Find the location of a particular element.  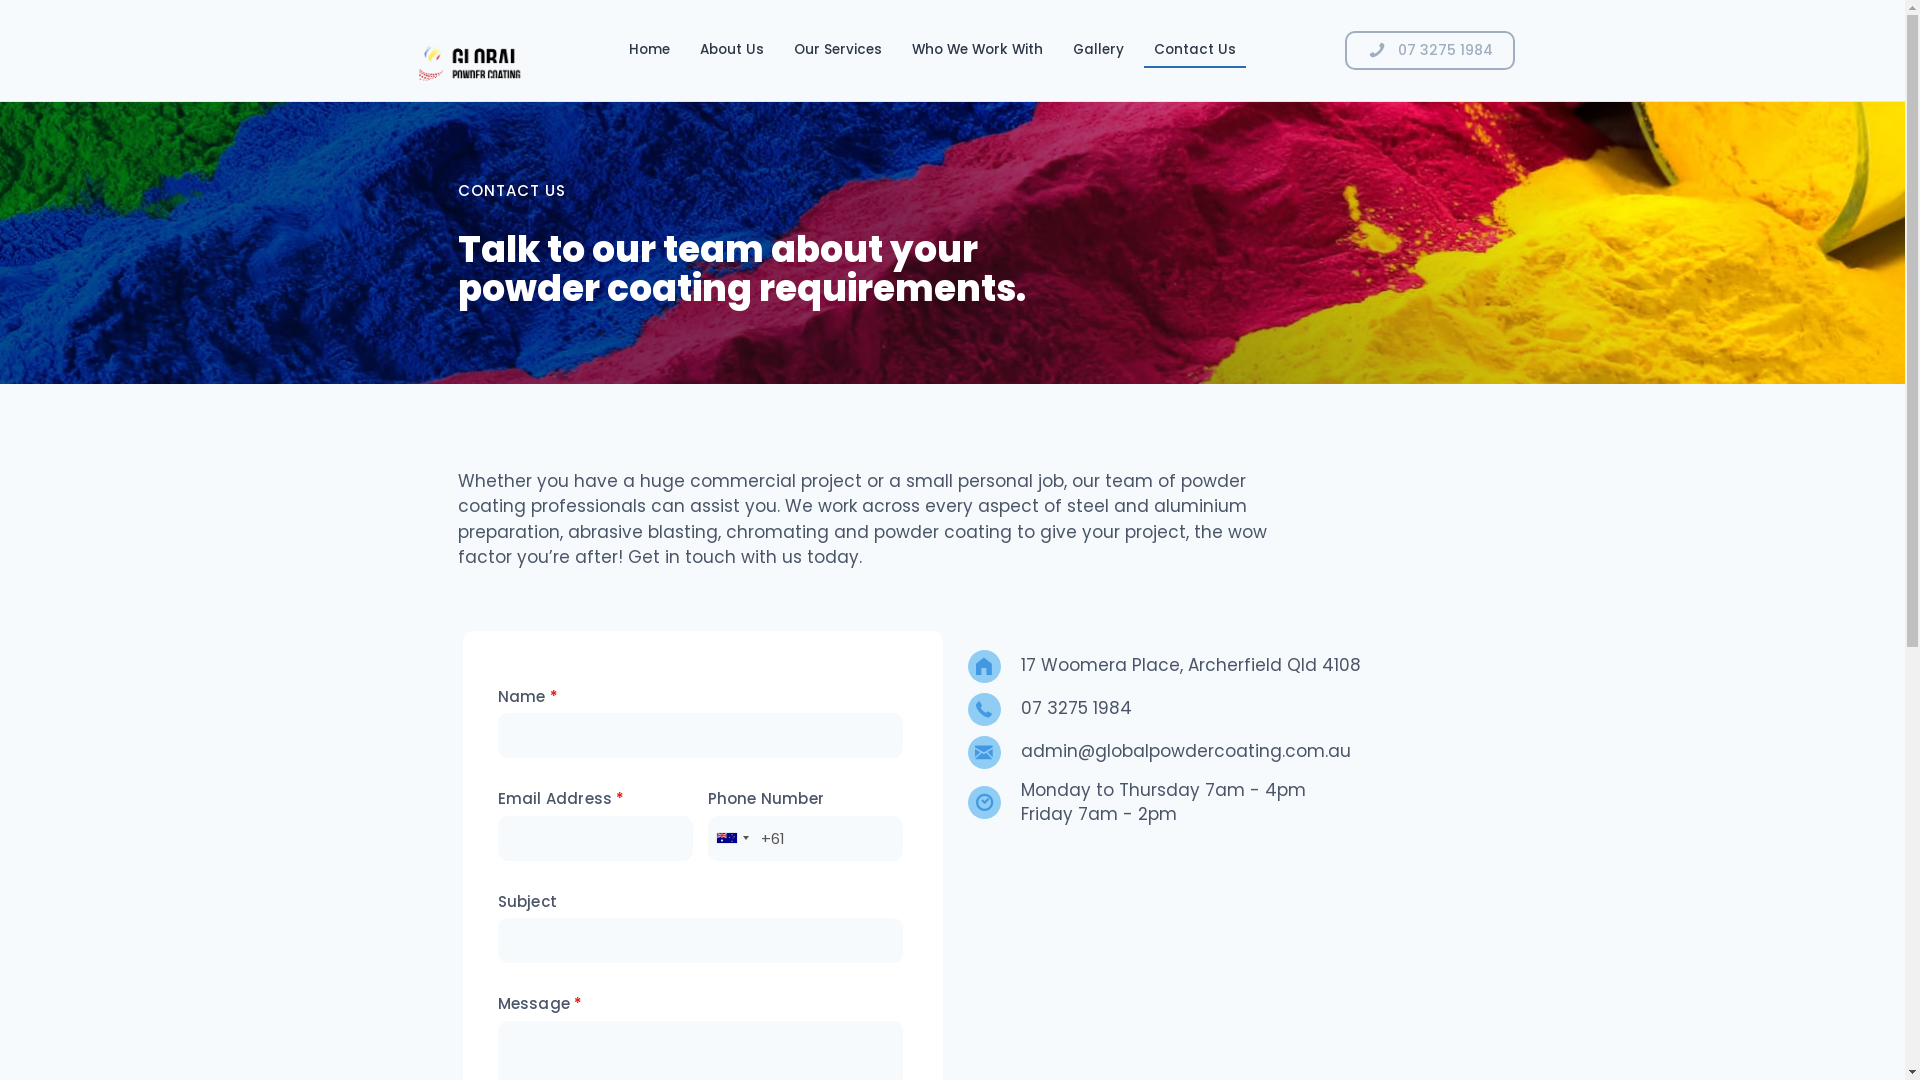

'GPC-Logo Animated' is located at coordinates (453, 49).